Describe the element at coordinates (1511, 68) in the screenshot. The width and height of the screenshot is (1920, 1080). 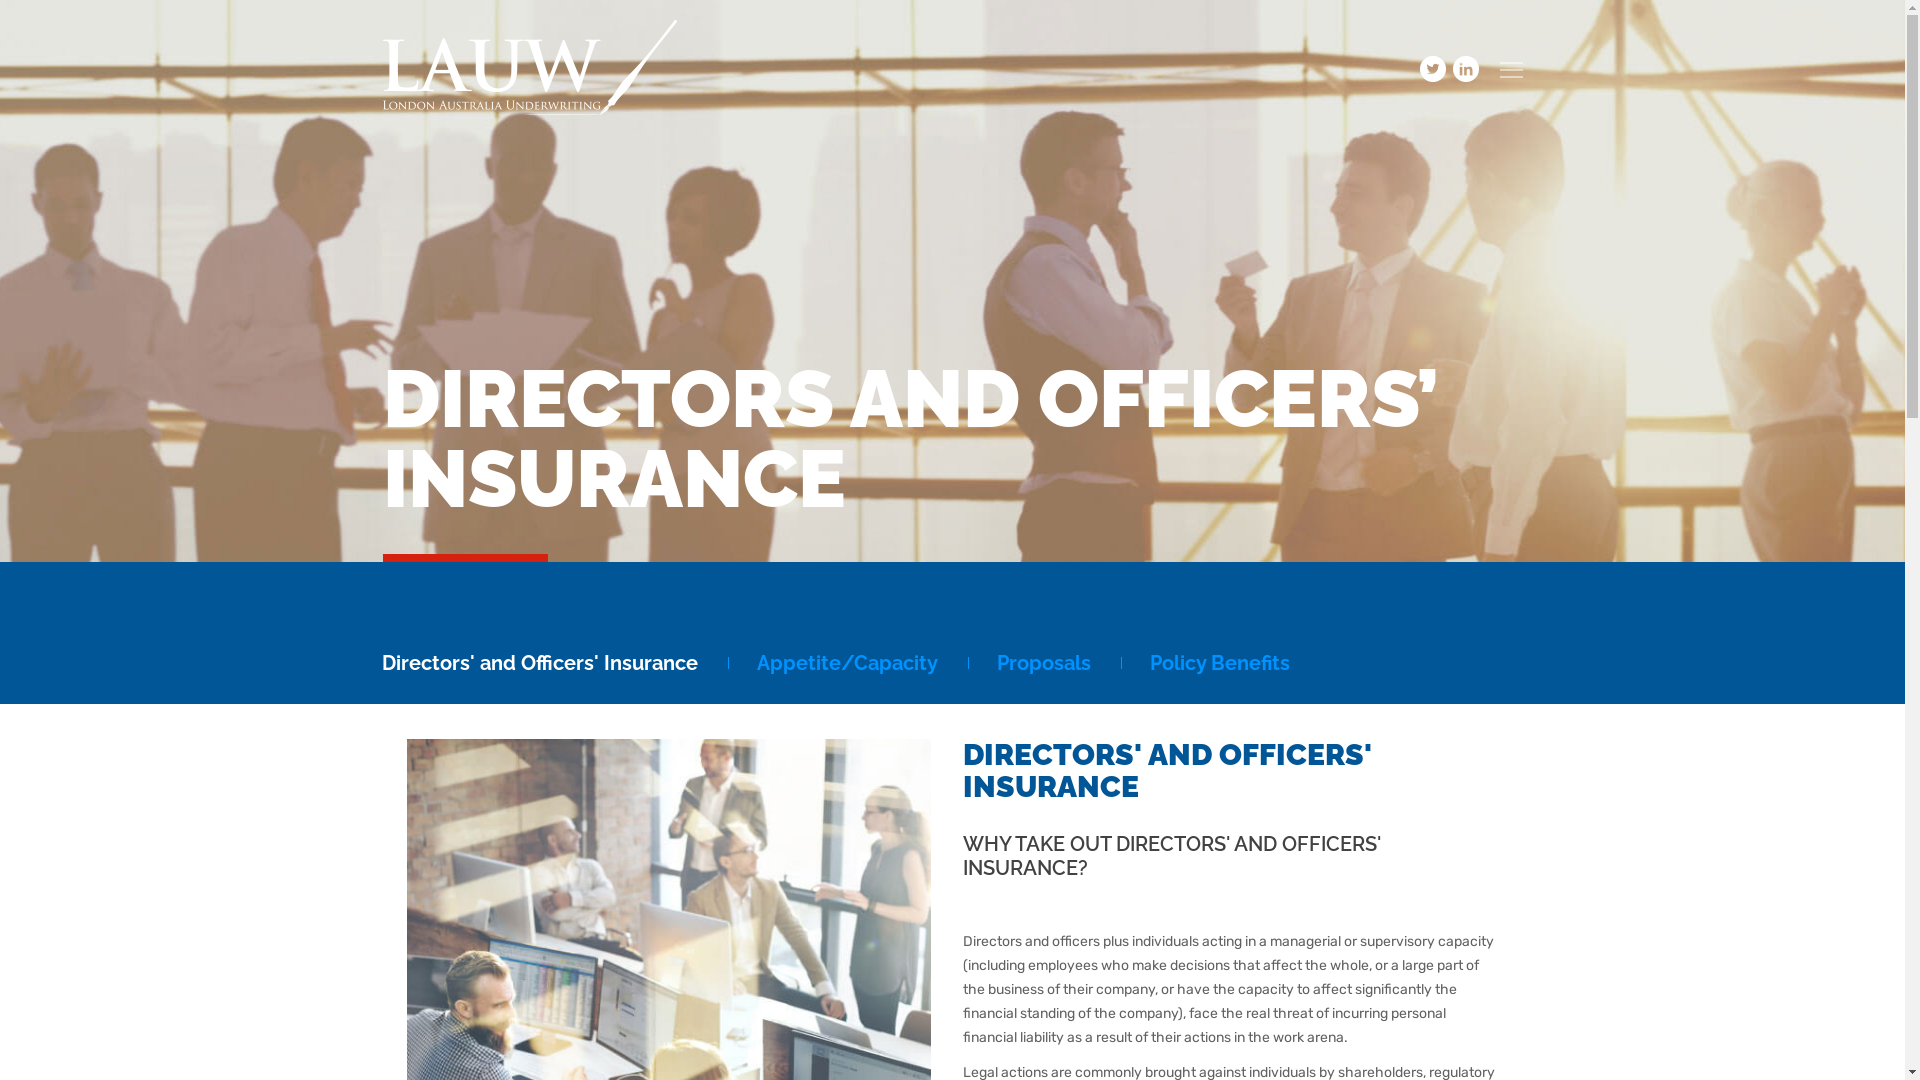
I see `'Menu'` at that location.